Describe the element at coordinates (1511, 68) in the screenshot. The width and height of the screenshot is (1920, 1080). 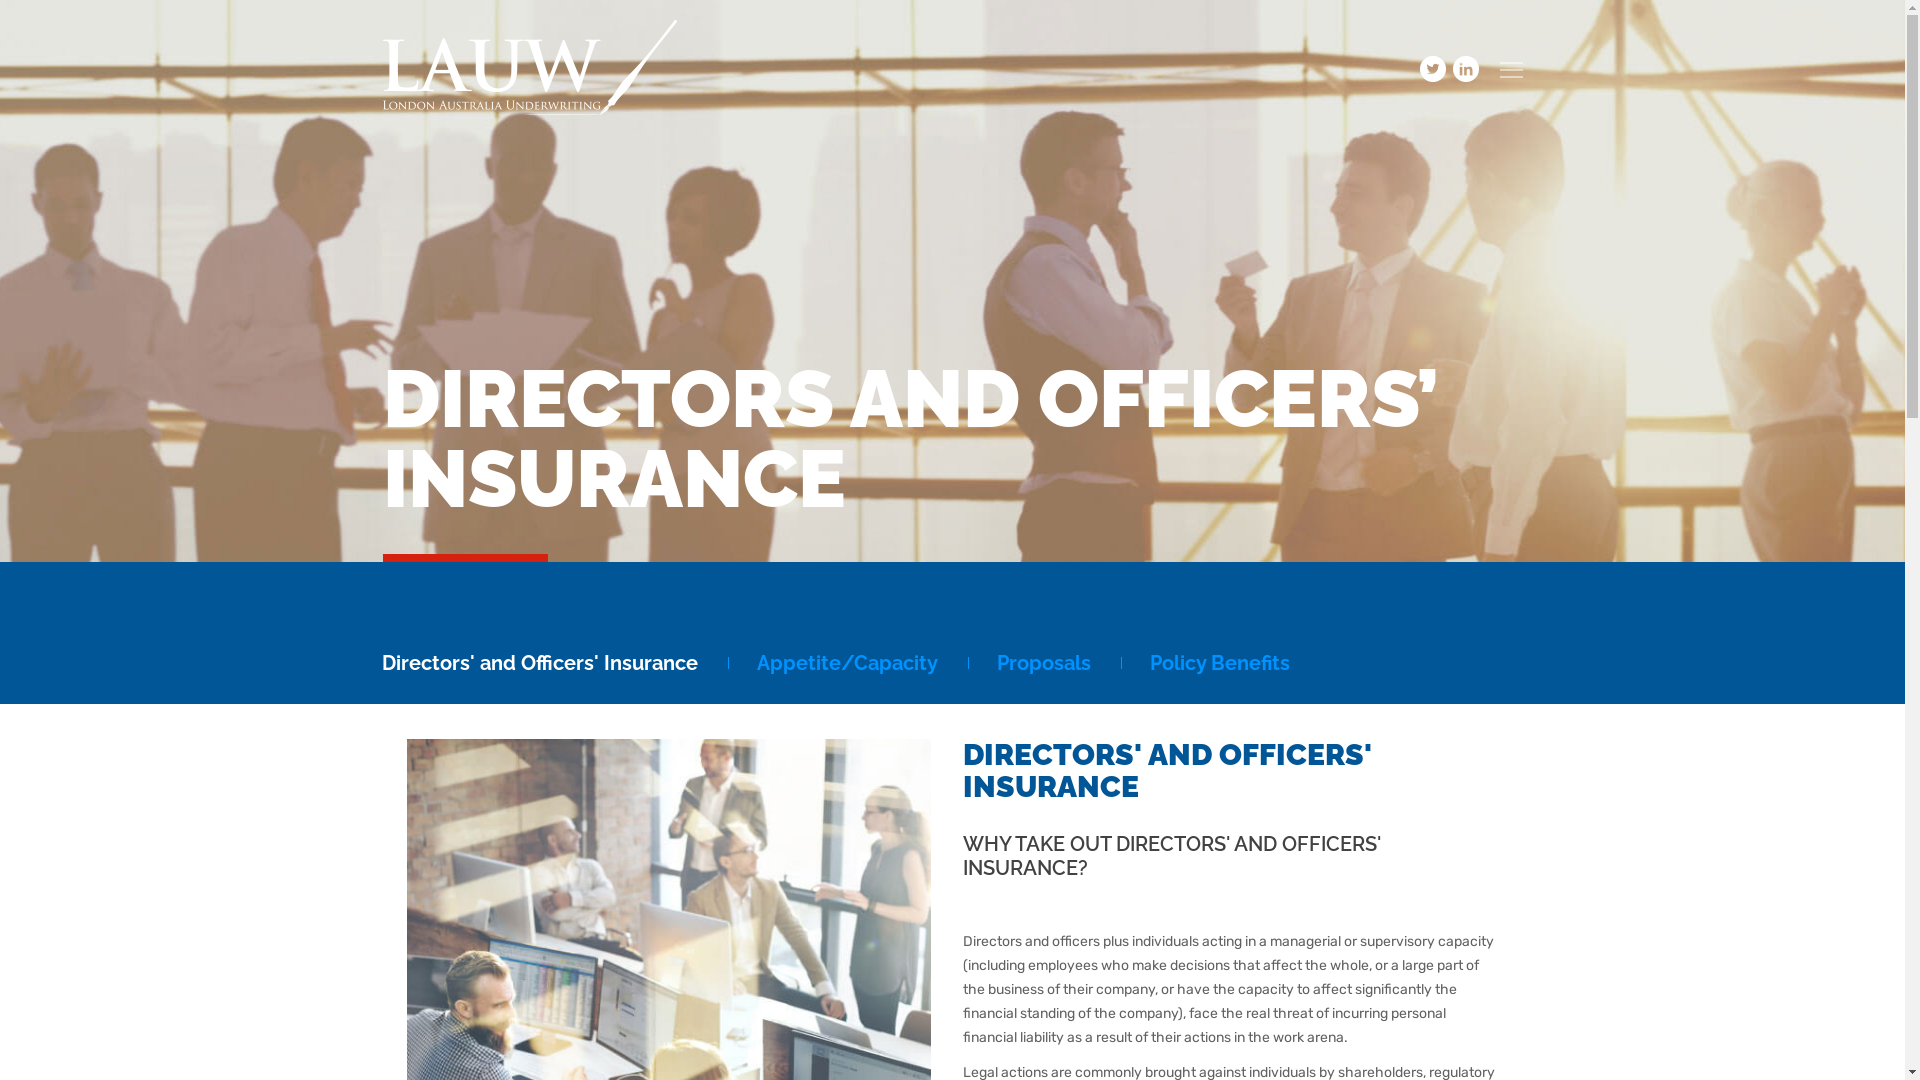
I see `'Menu'` at that location.